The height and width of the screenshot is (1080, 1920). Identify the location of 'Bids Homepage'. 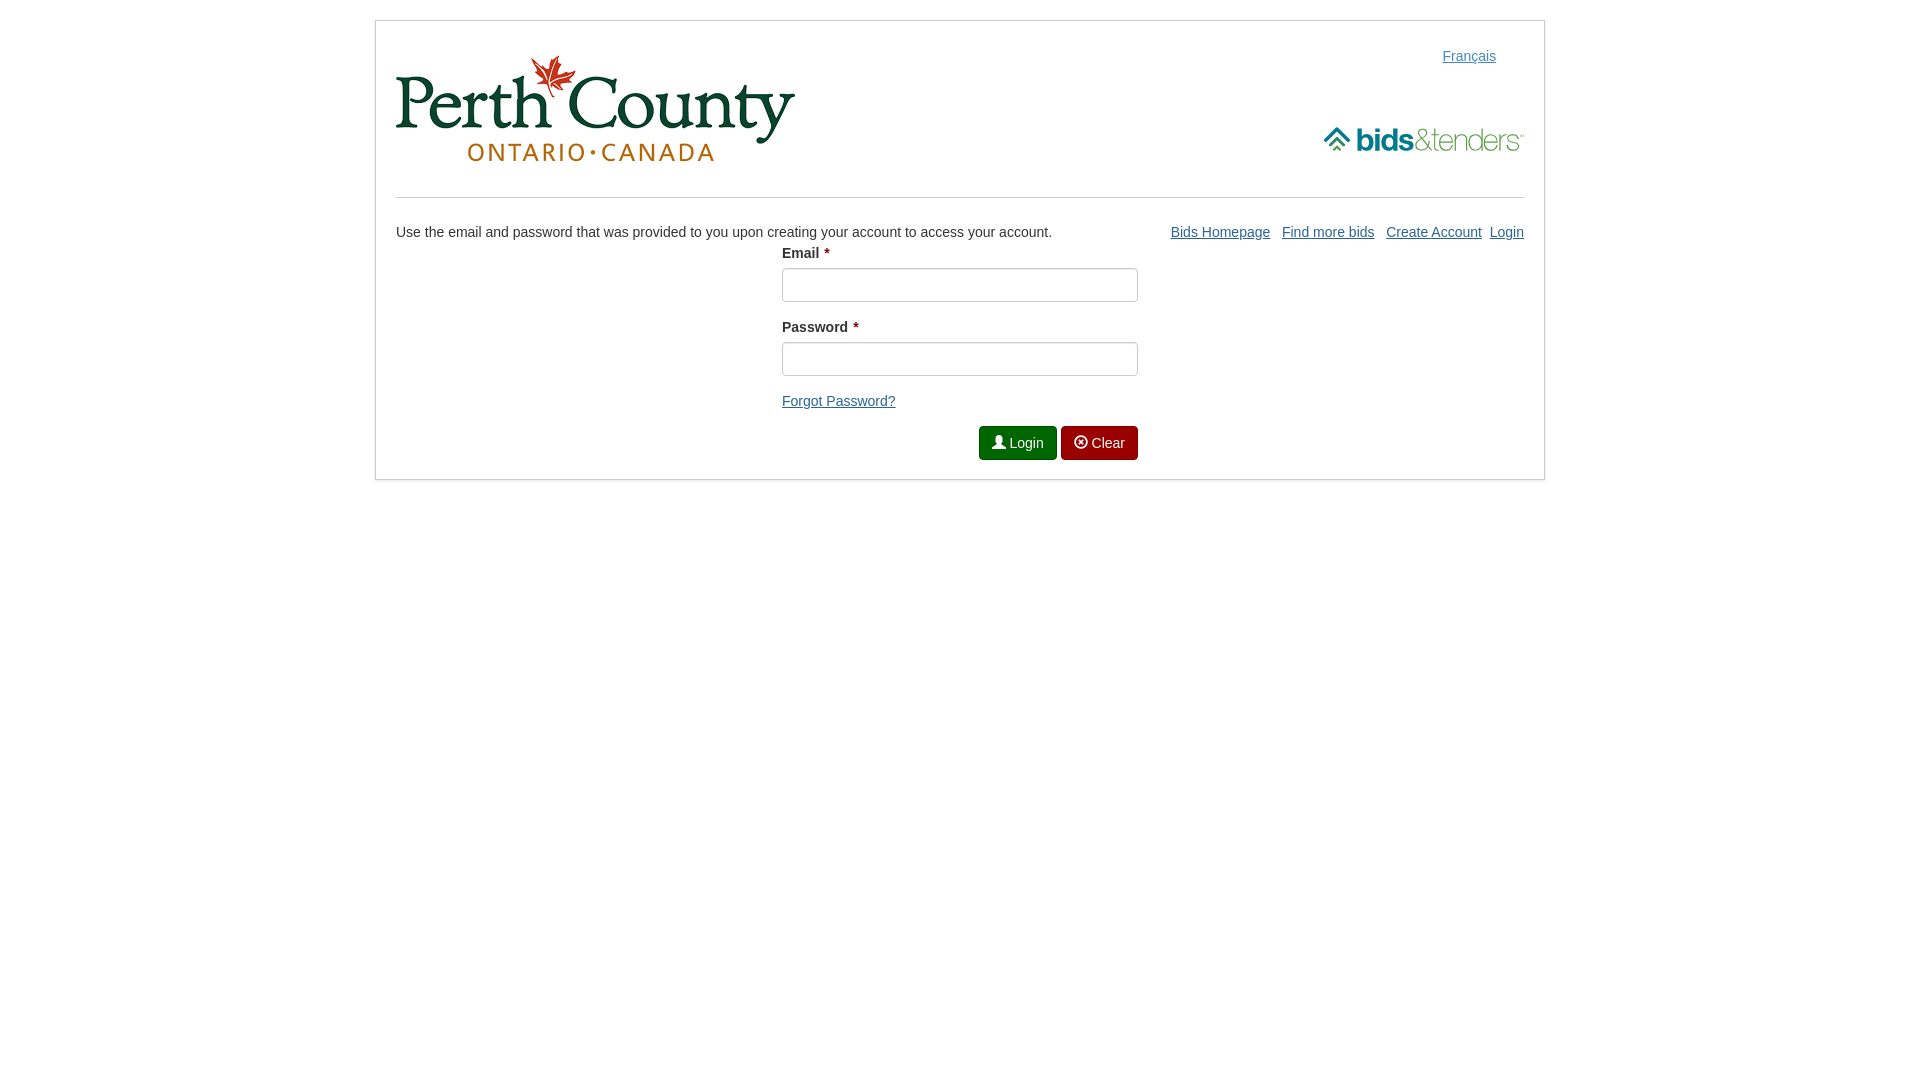
(1219, 230).